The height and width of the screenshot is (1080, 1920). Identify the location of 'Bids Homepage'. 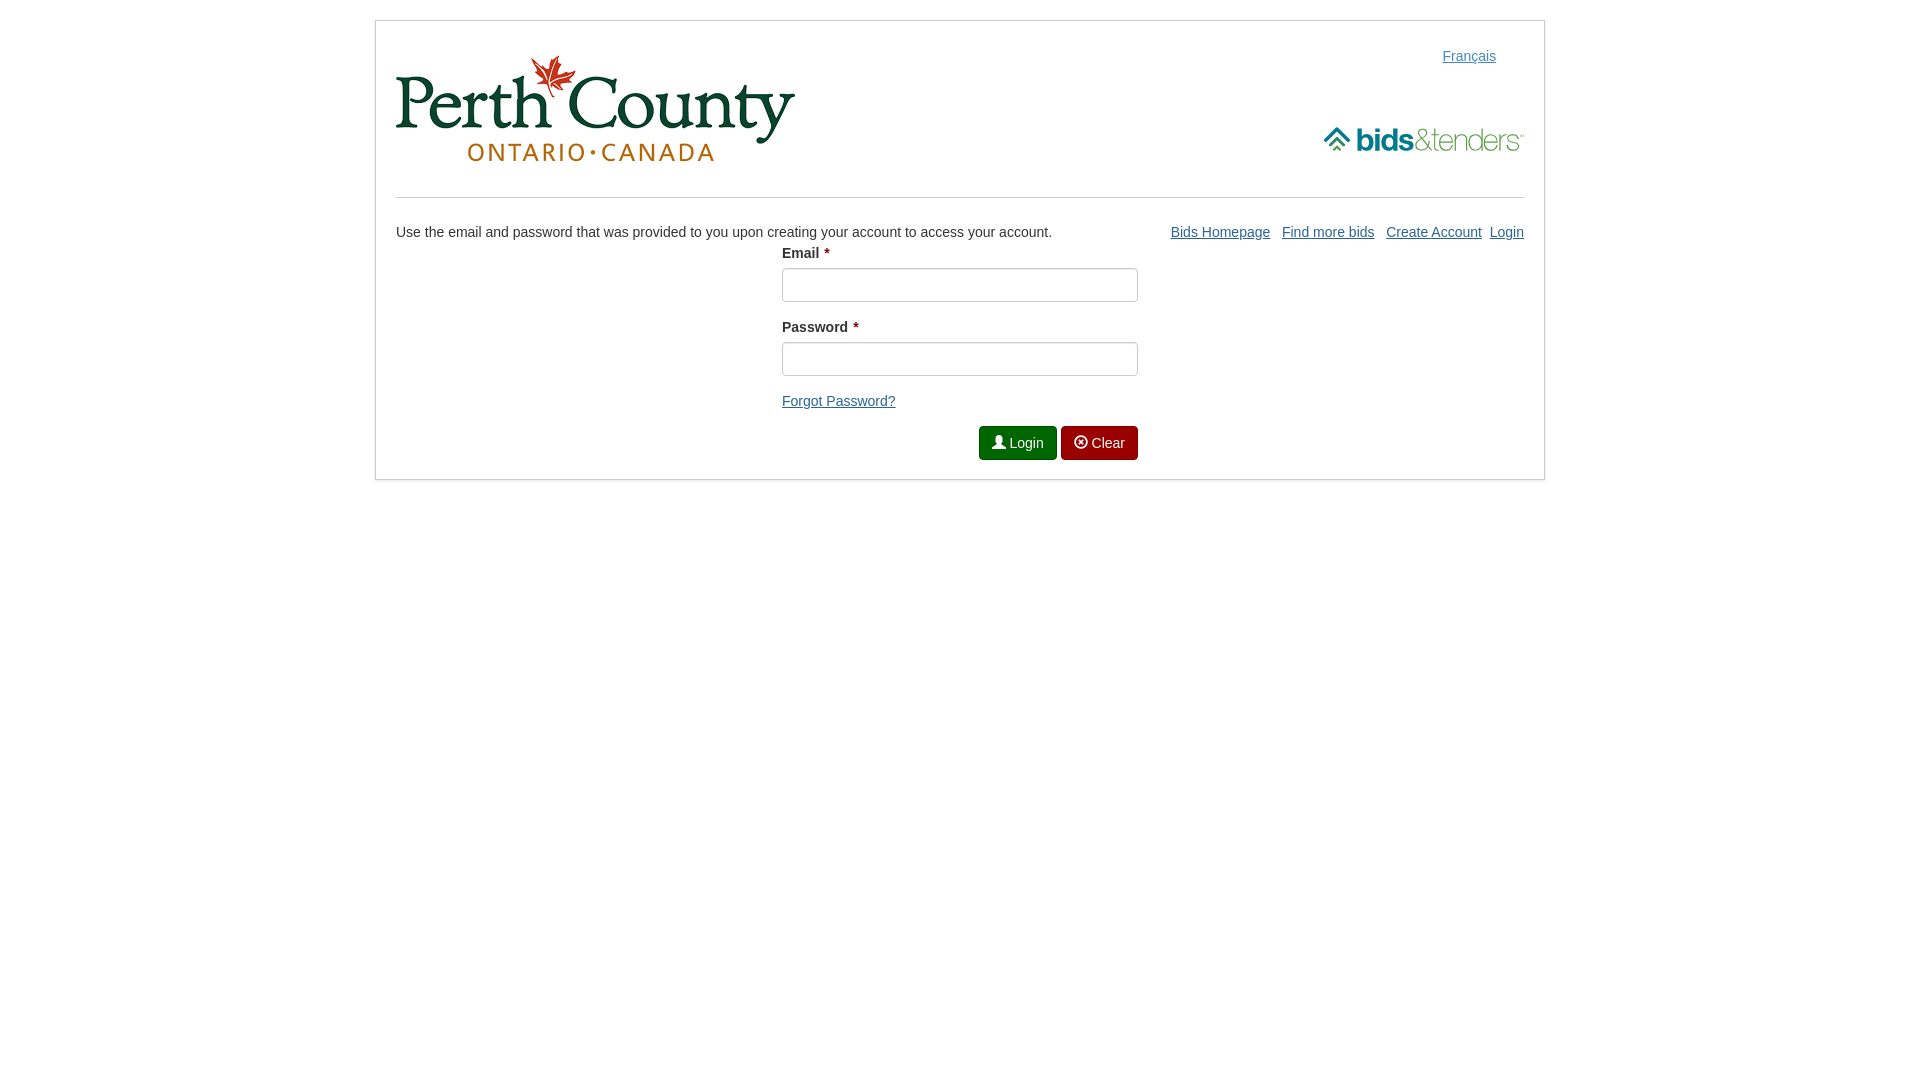
(1219, 230).